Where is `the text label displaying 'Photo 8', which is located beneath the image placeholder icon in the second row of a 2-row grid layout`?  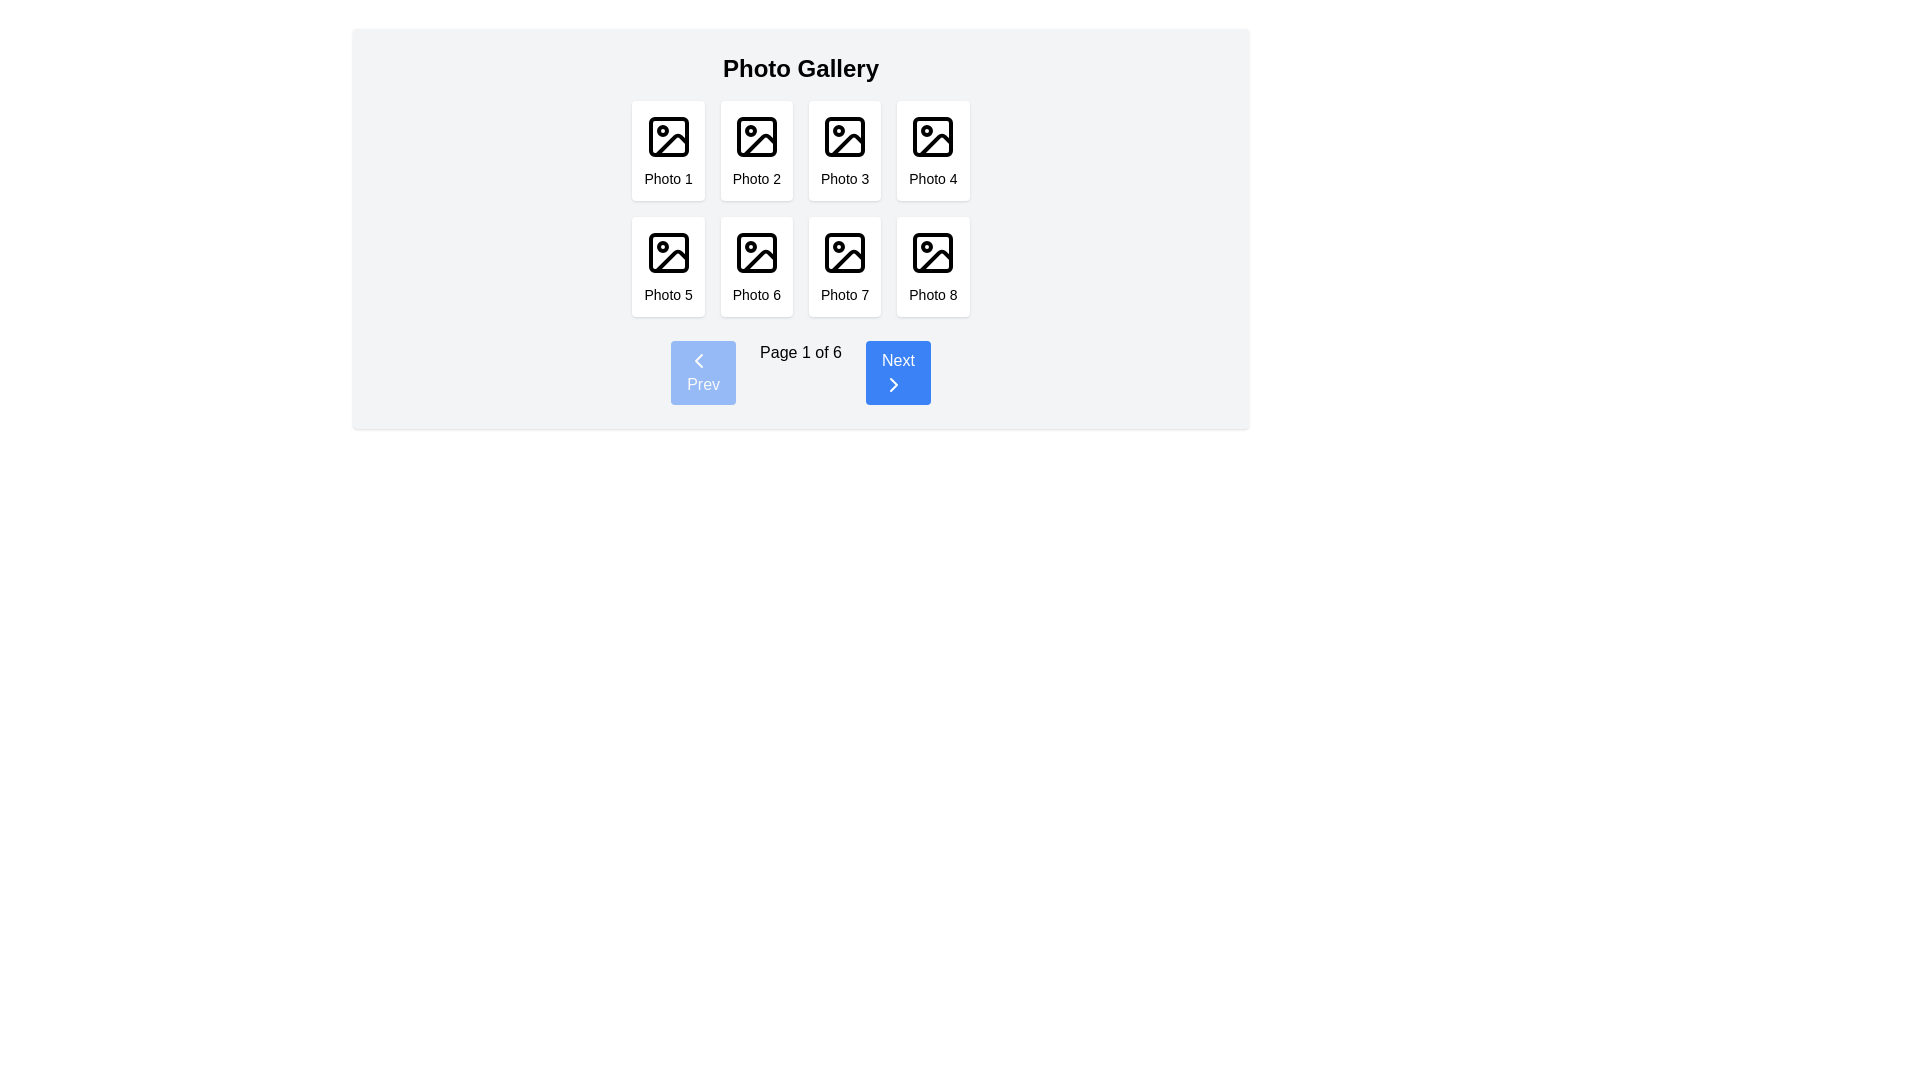
the text label displaying 'Photo 8', which is located beneath the image placeholder icon in the second row of a 2-row grid layout is located at coordinates (932, 294).